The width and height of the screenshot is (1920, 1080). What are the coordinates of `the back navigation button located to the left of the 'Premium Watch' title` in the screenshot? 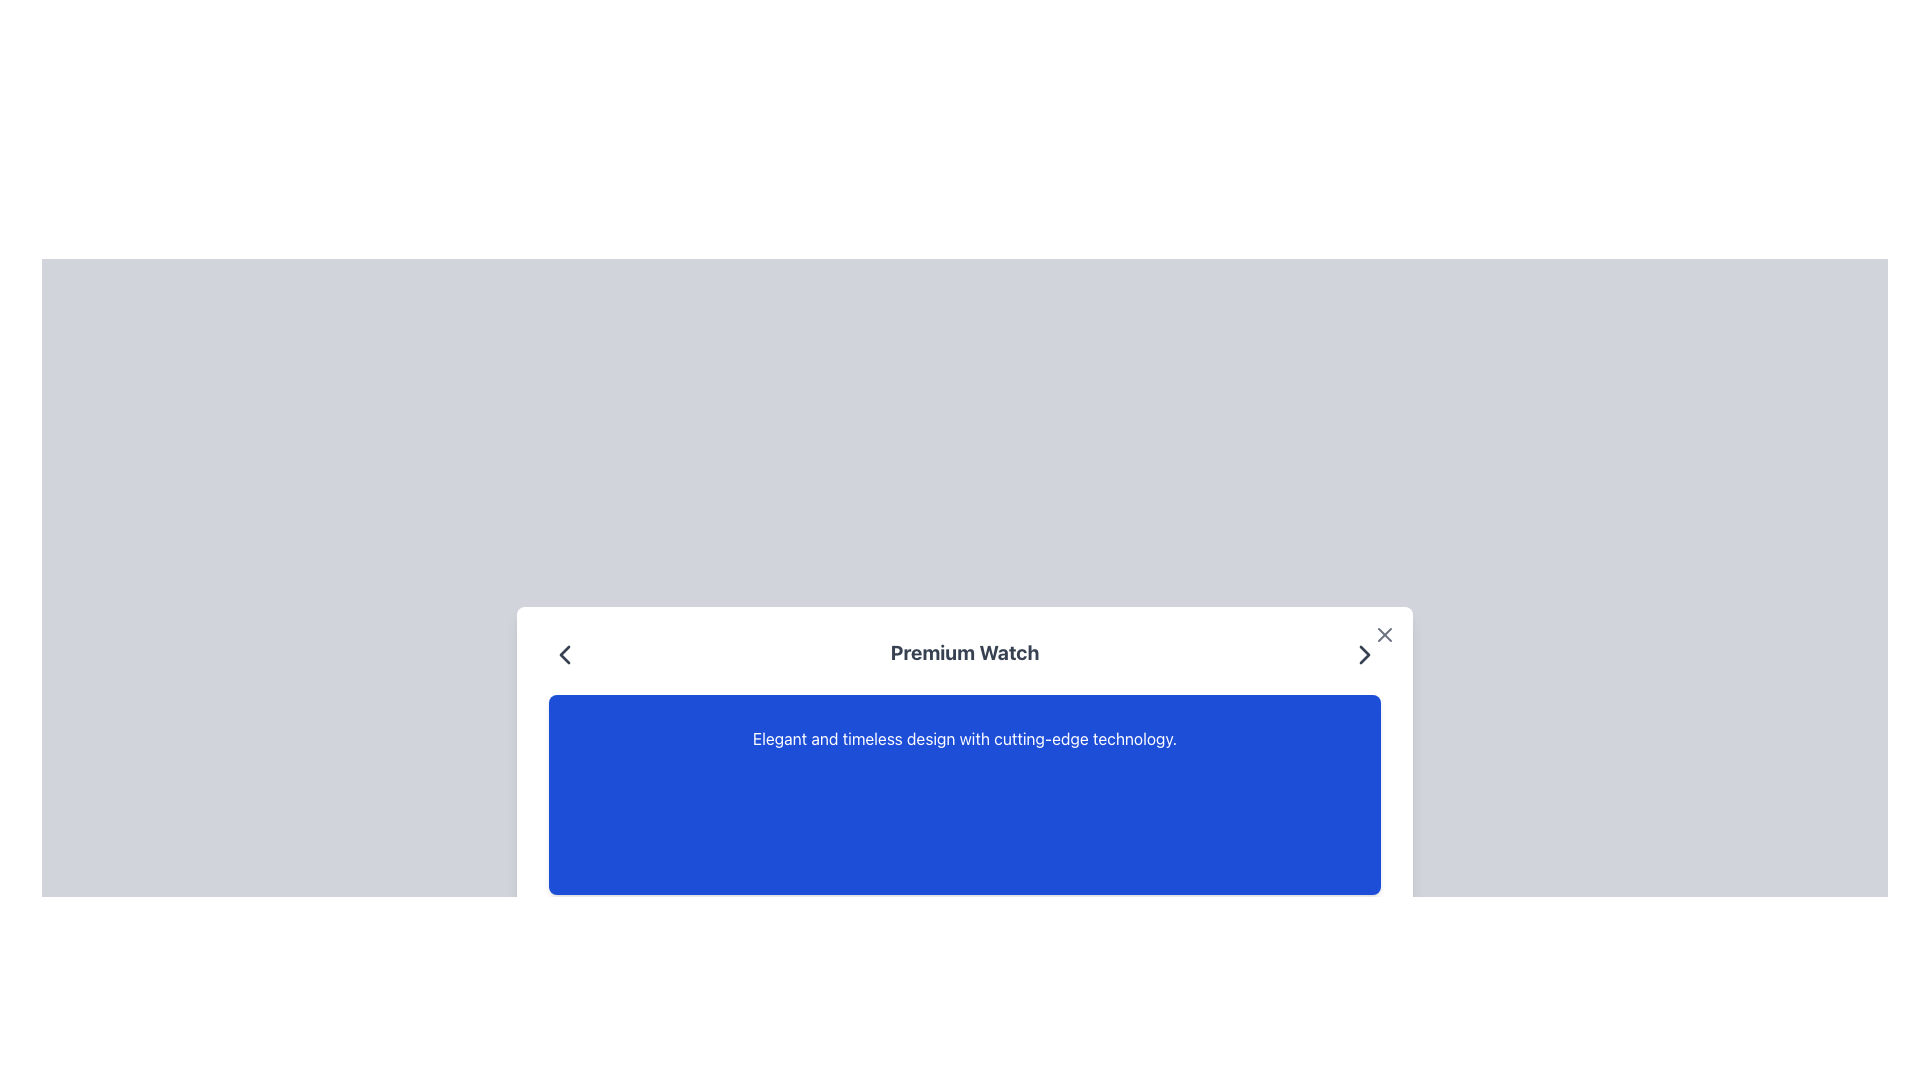 It's located at (564, 655).